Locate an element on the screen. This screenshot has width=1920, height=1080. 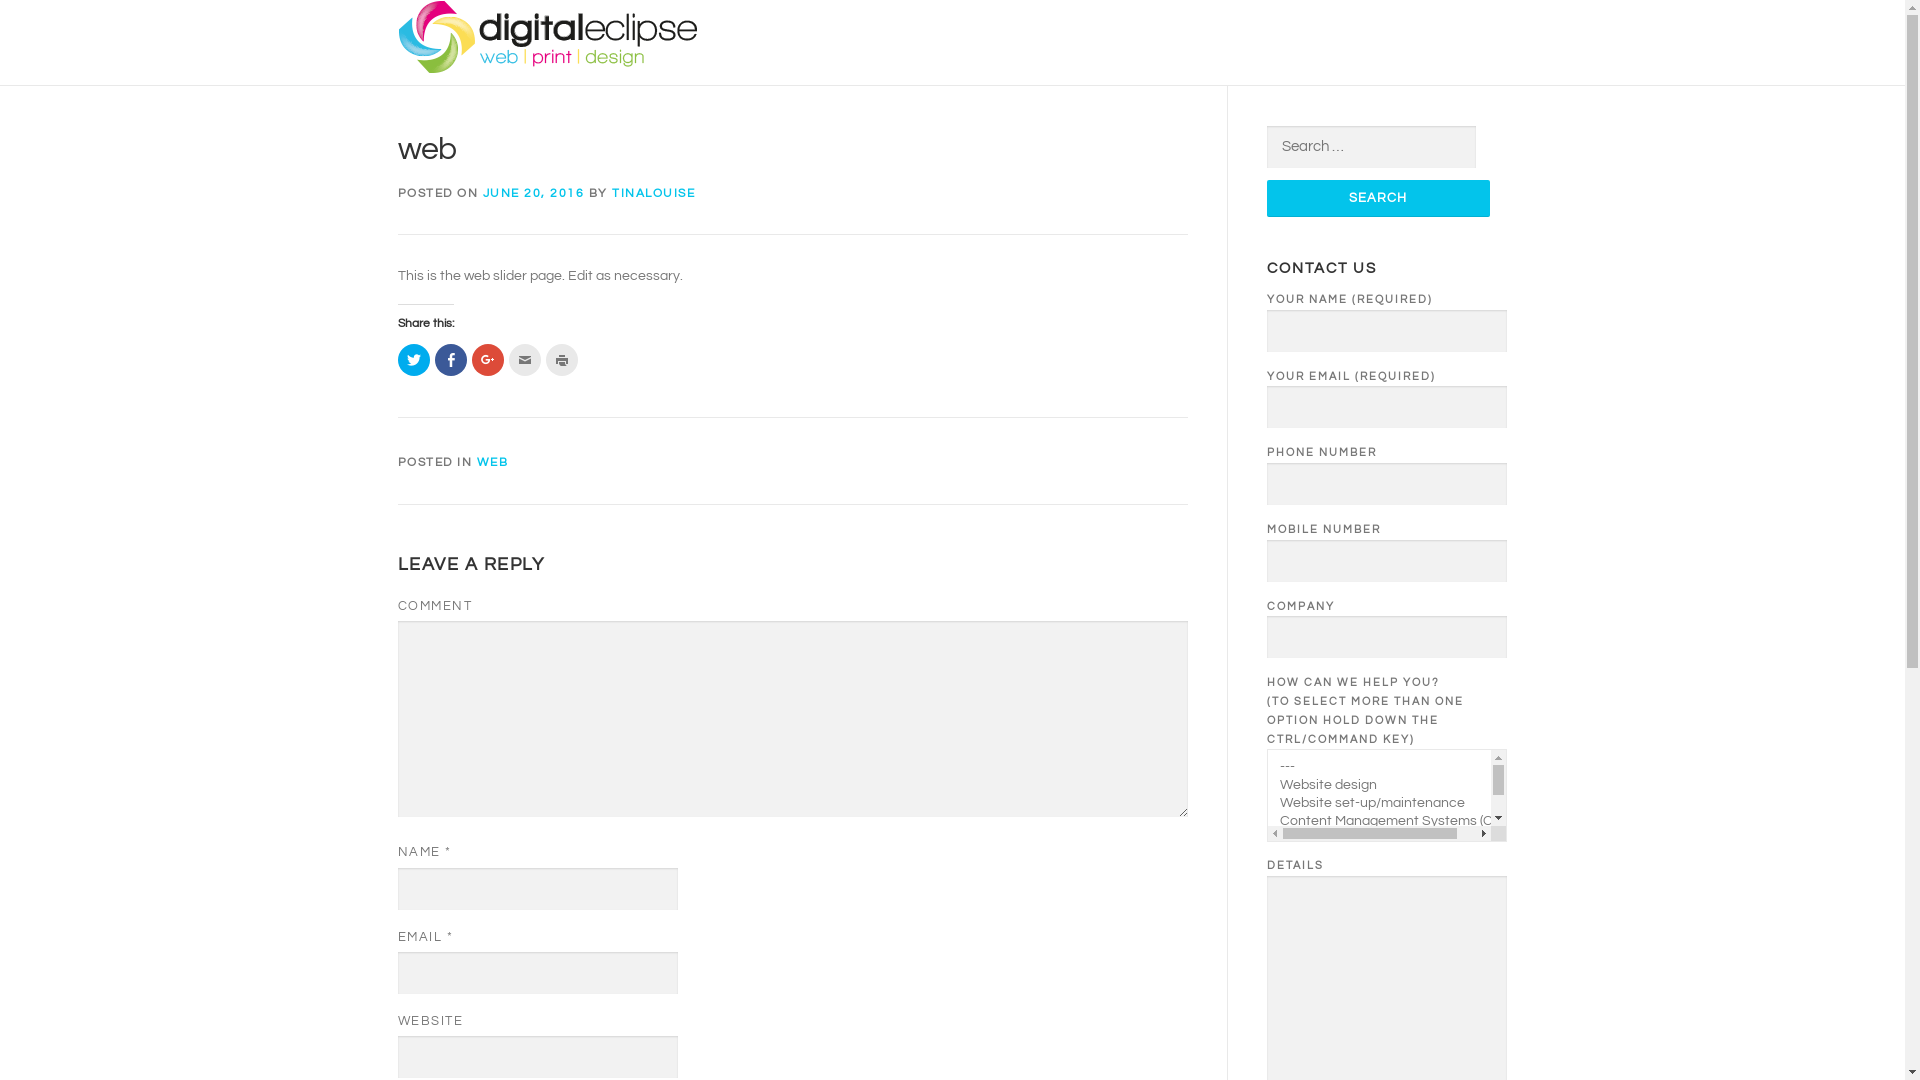
'Click to share on Facebook (Opens in new window)' is located at coordinates (449, 358).